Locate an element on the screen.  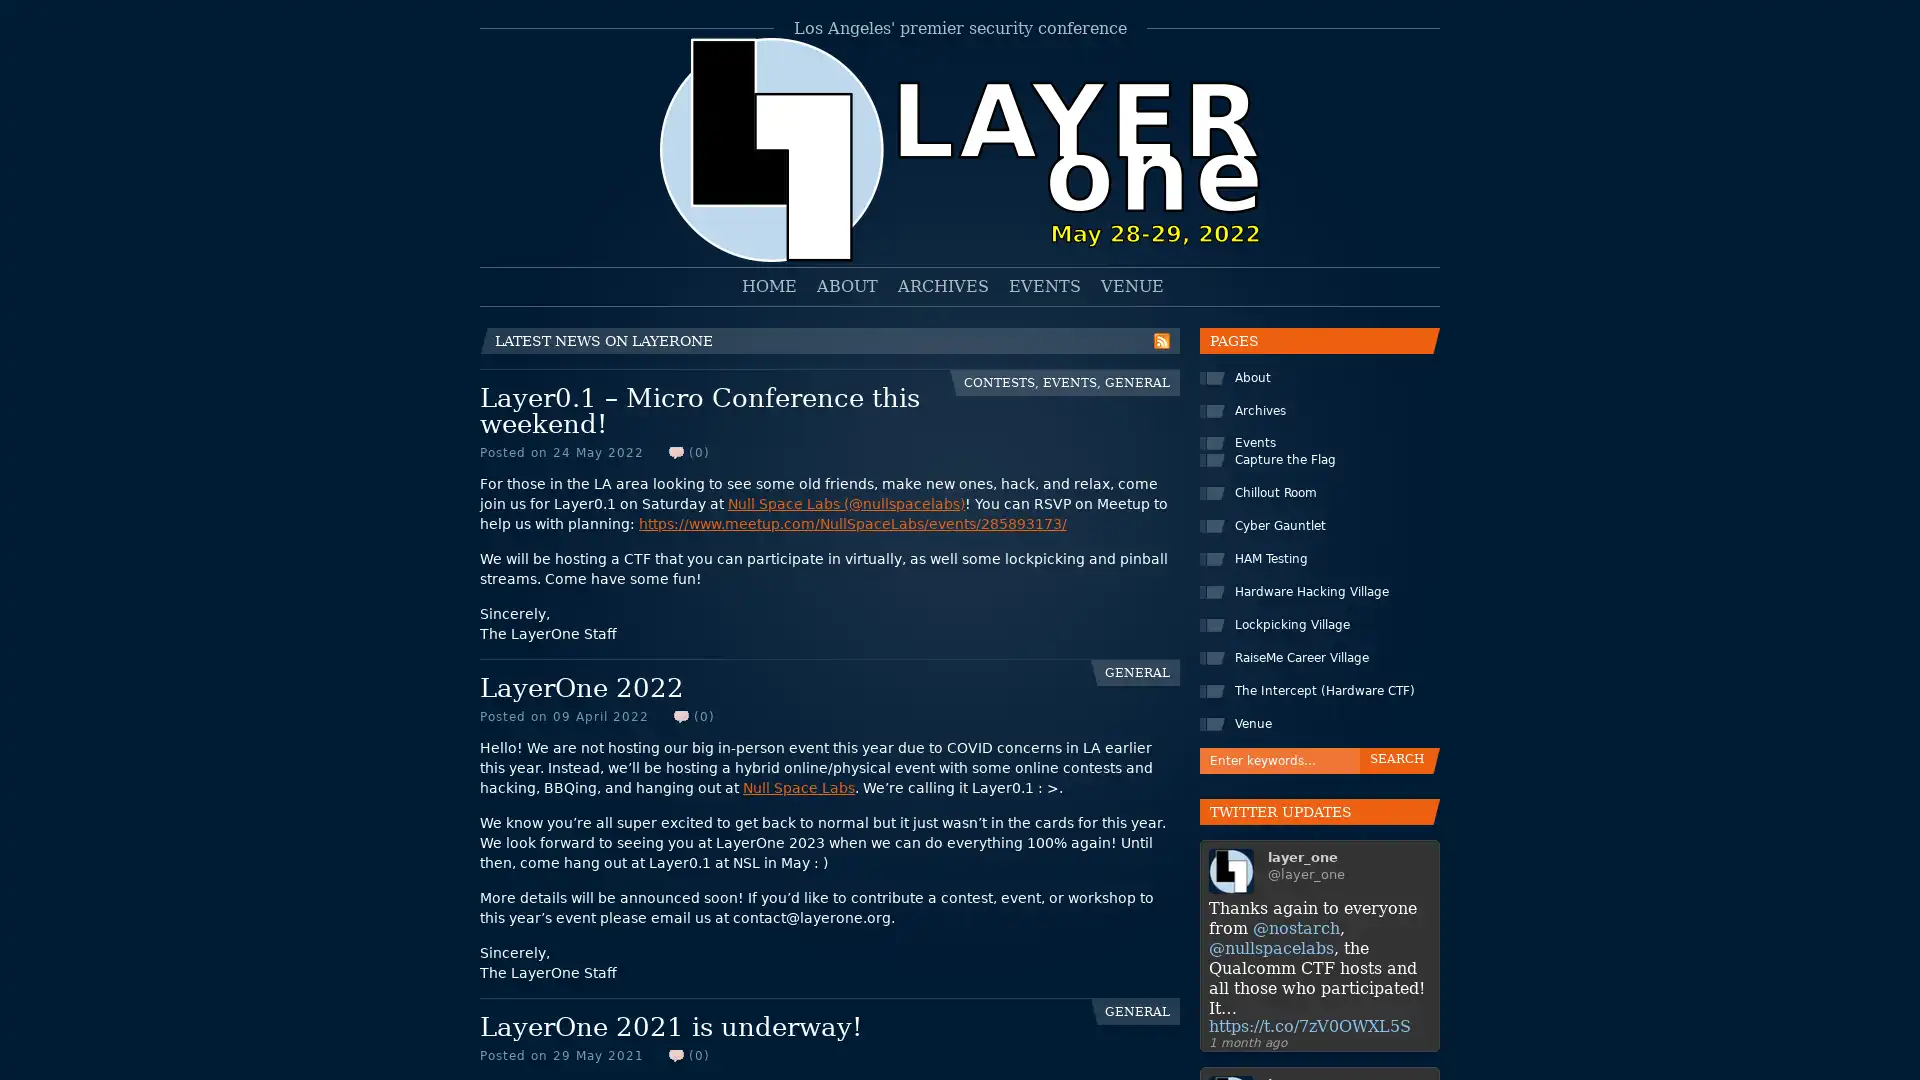
SEARCH is located at coordinates (1391, 756).